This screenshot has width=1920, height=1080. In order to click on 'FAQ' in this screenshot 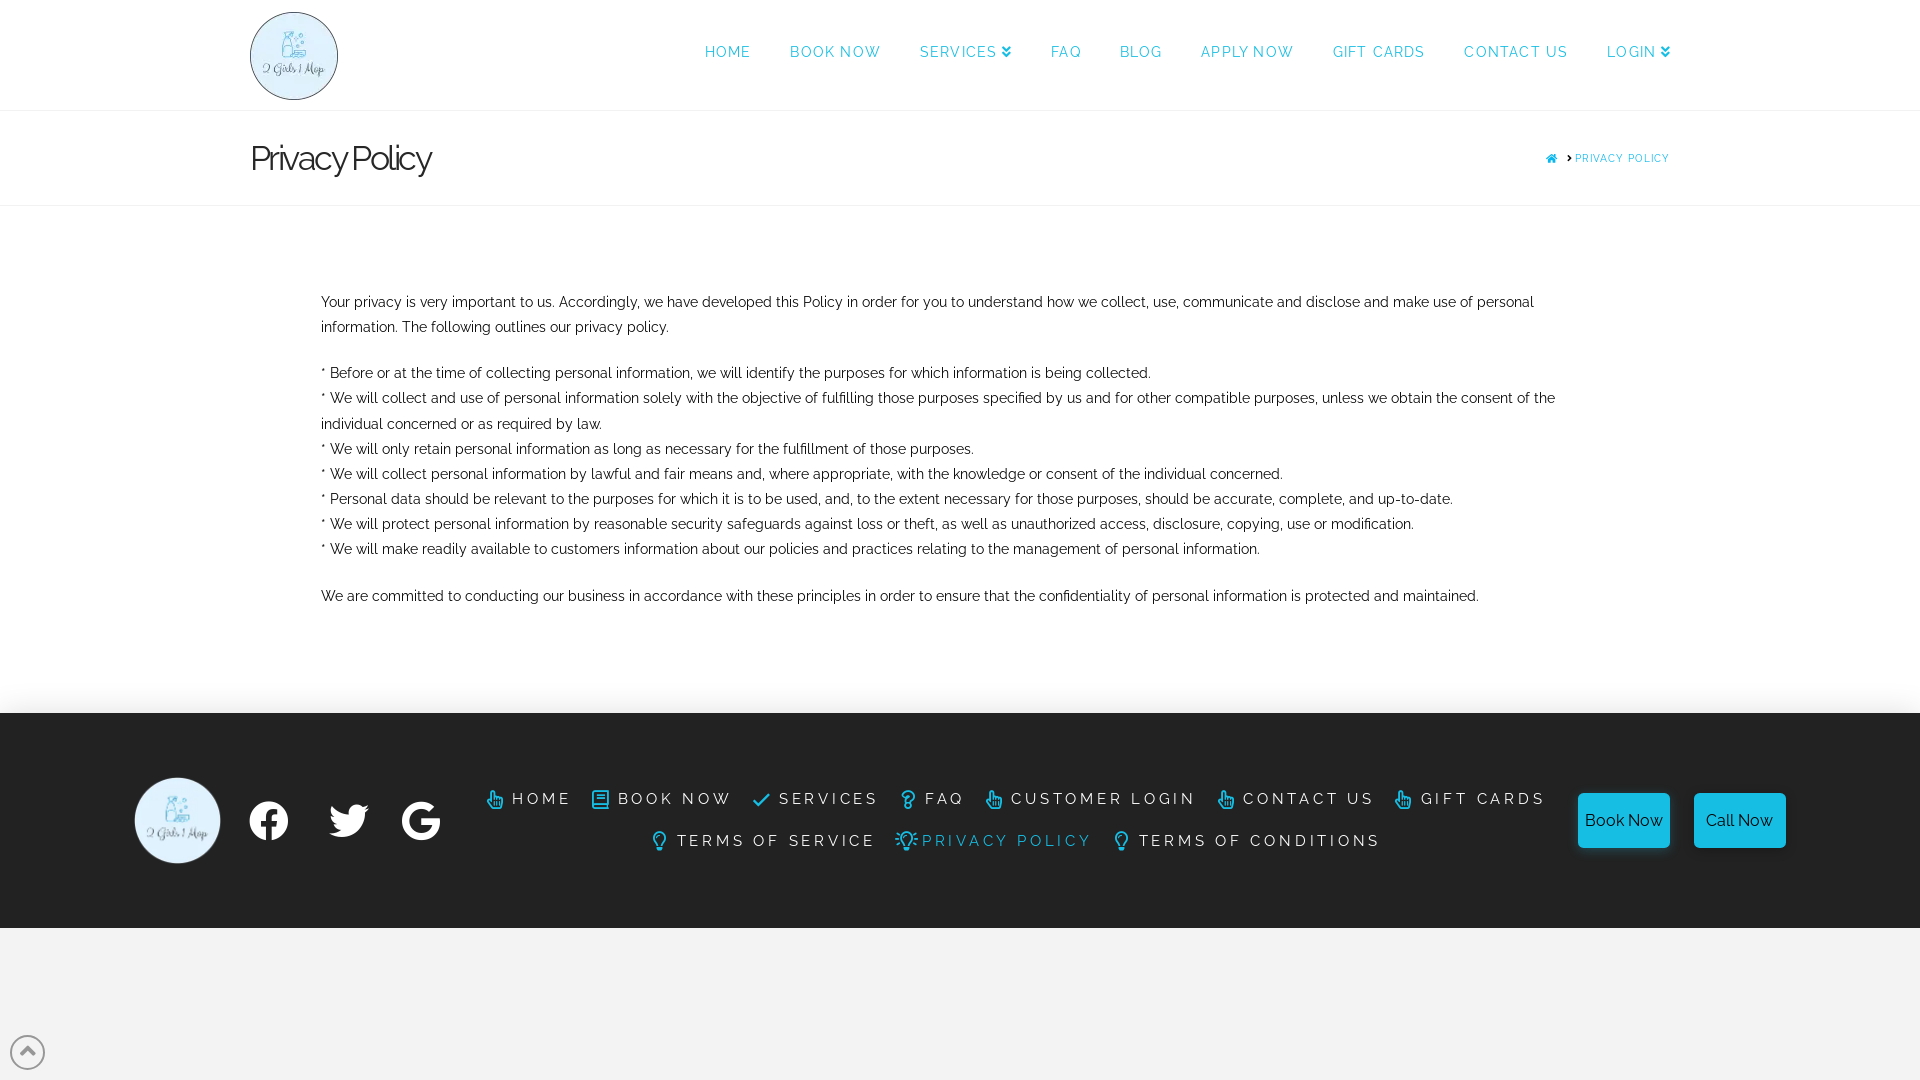, I will do `click(1064, 53)`.